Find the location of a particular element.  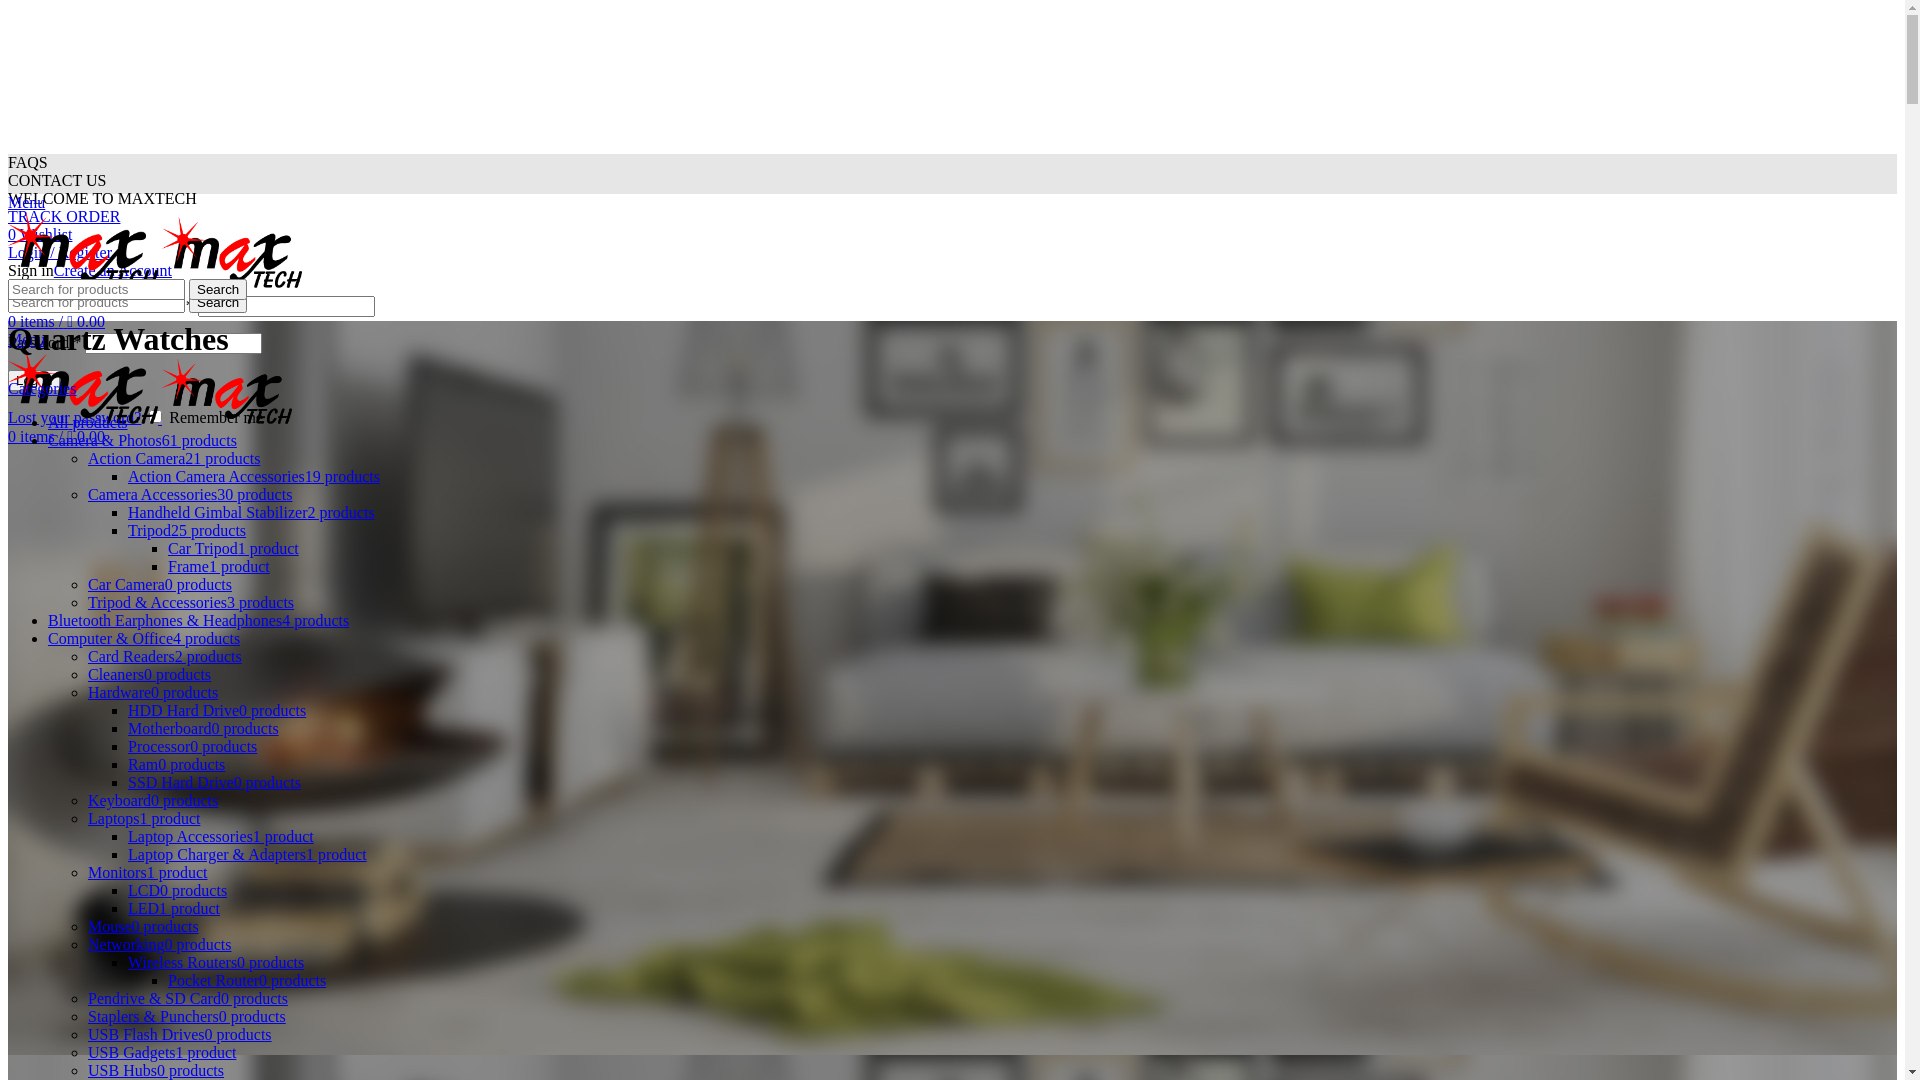

'Monitors1 product' is located at coordinates (86, 871).